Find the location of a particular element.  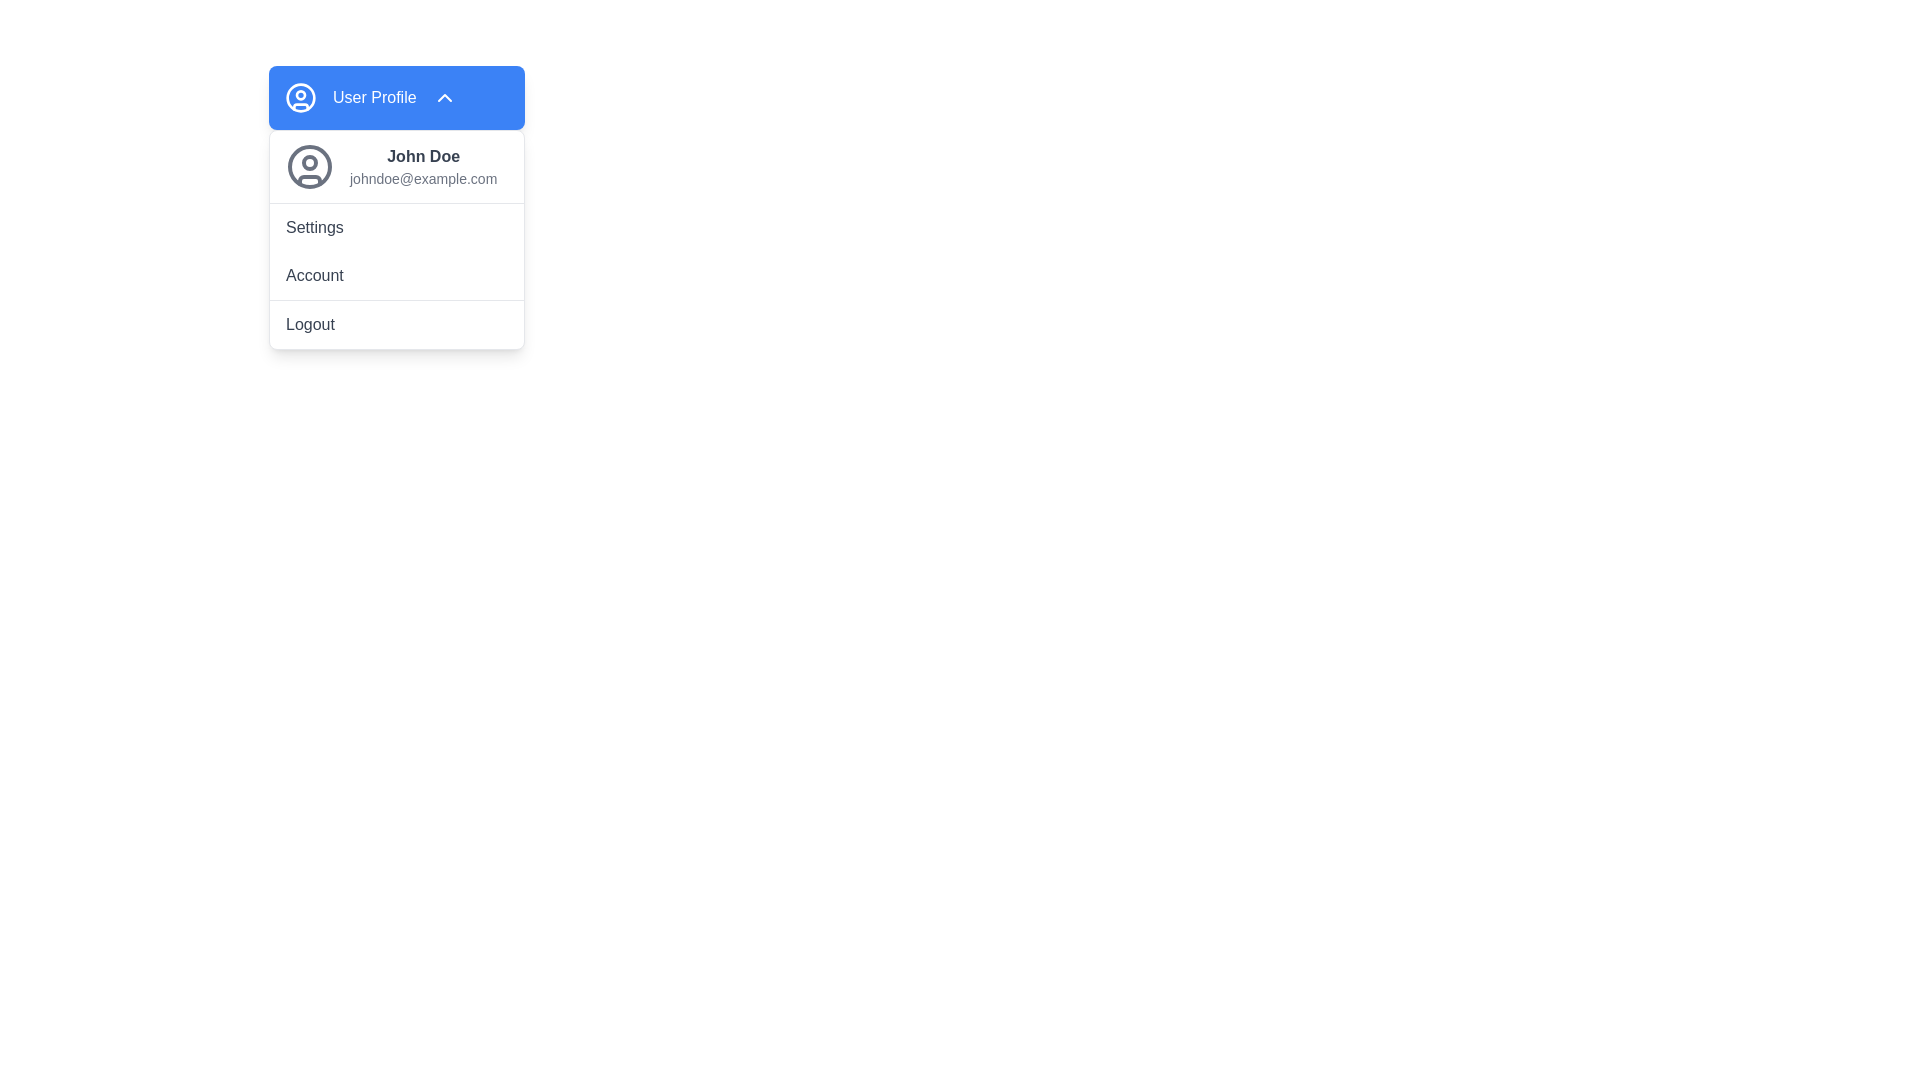

the text block displaying 'John Doe' and 'johndoe@example.com' in the dropdown menu under the 'User Profile' button is located at coordinates (422, 165).